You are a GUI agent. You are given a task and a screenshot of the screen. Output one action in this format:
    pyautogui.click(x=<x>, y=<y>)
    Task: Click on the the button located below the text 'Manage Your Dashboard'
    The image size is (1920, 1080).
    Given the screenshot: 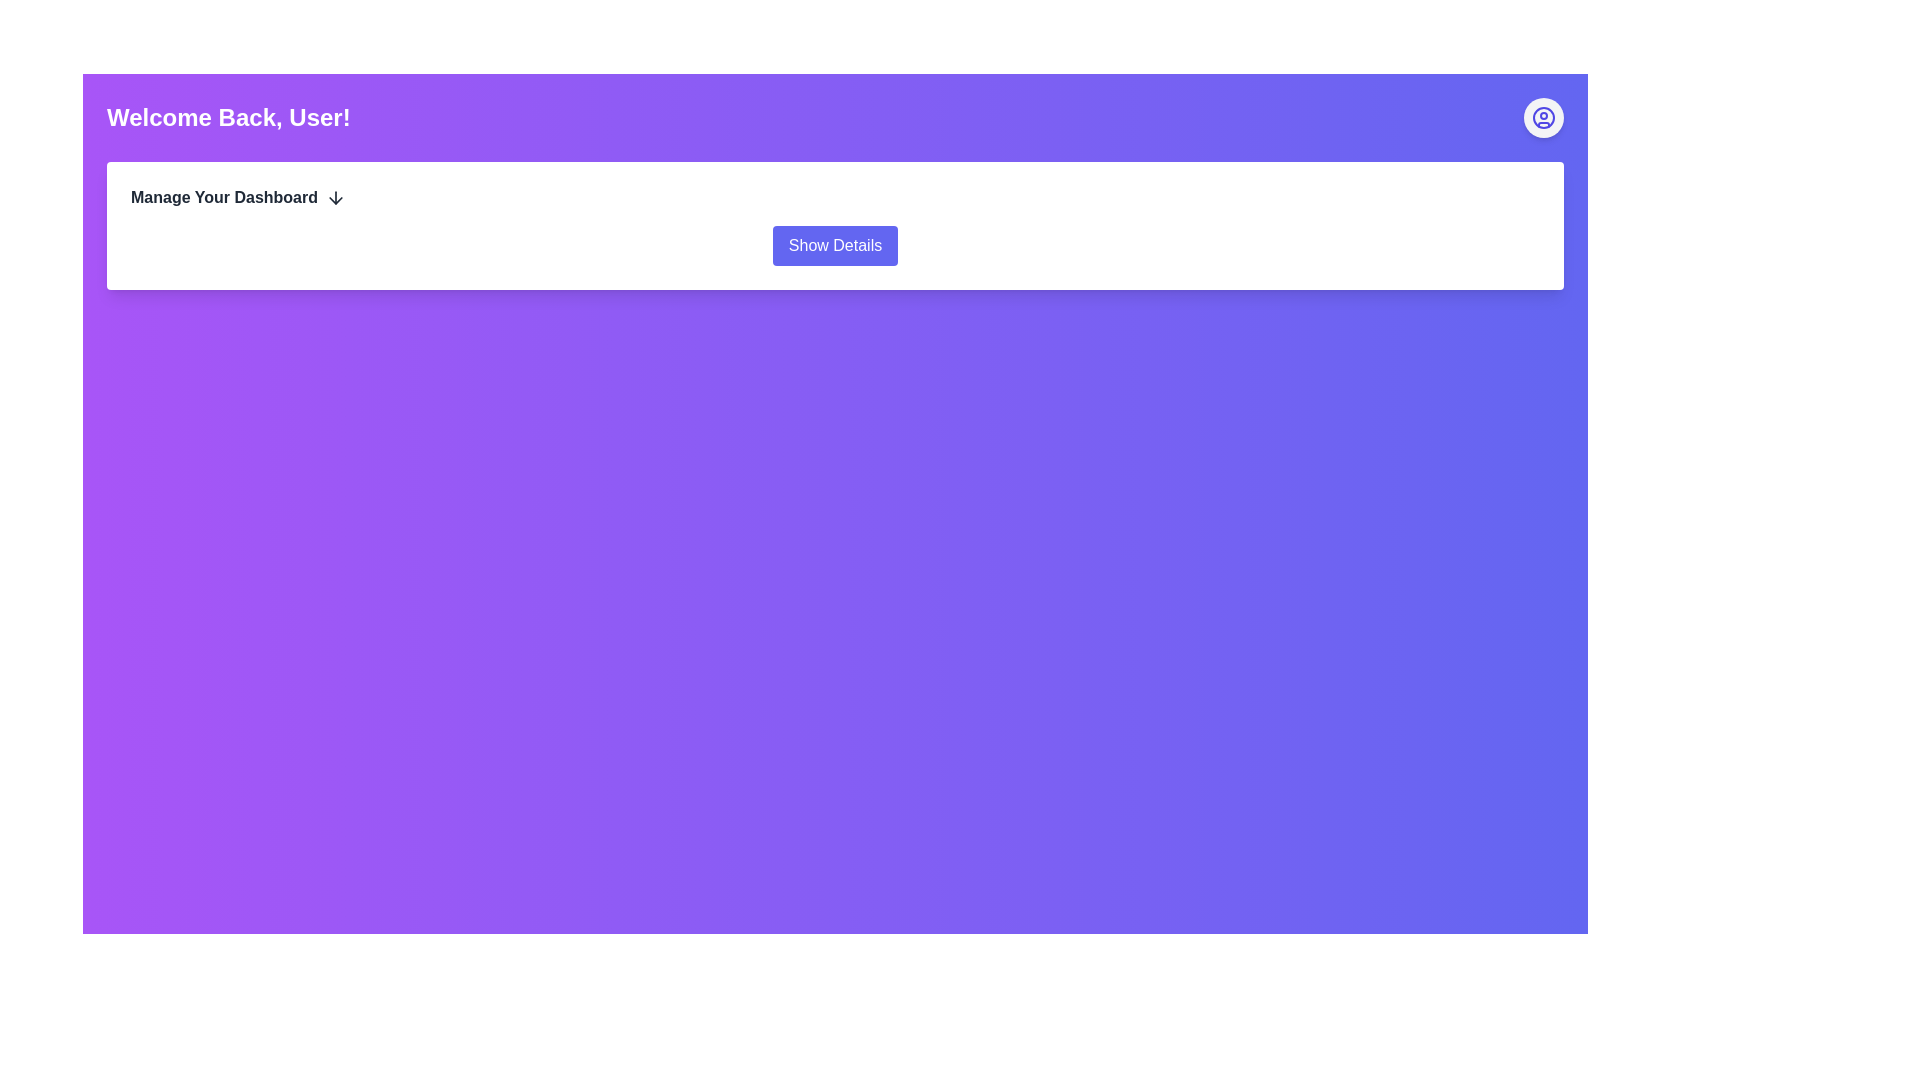 What is the action you would take?
    pyautogui.click(x=835, y=245)
    